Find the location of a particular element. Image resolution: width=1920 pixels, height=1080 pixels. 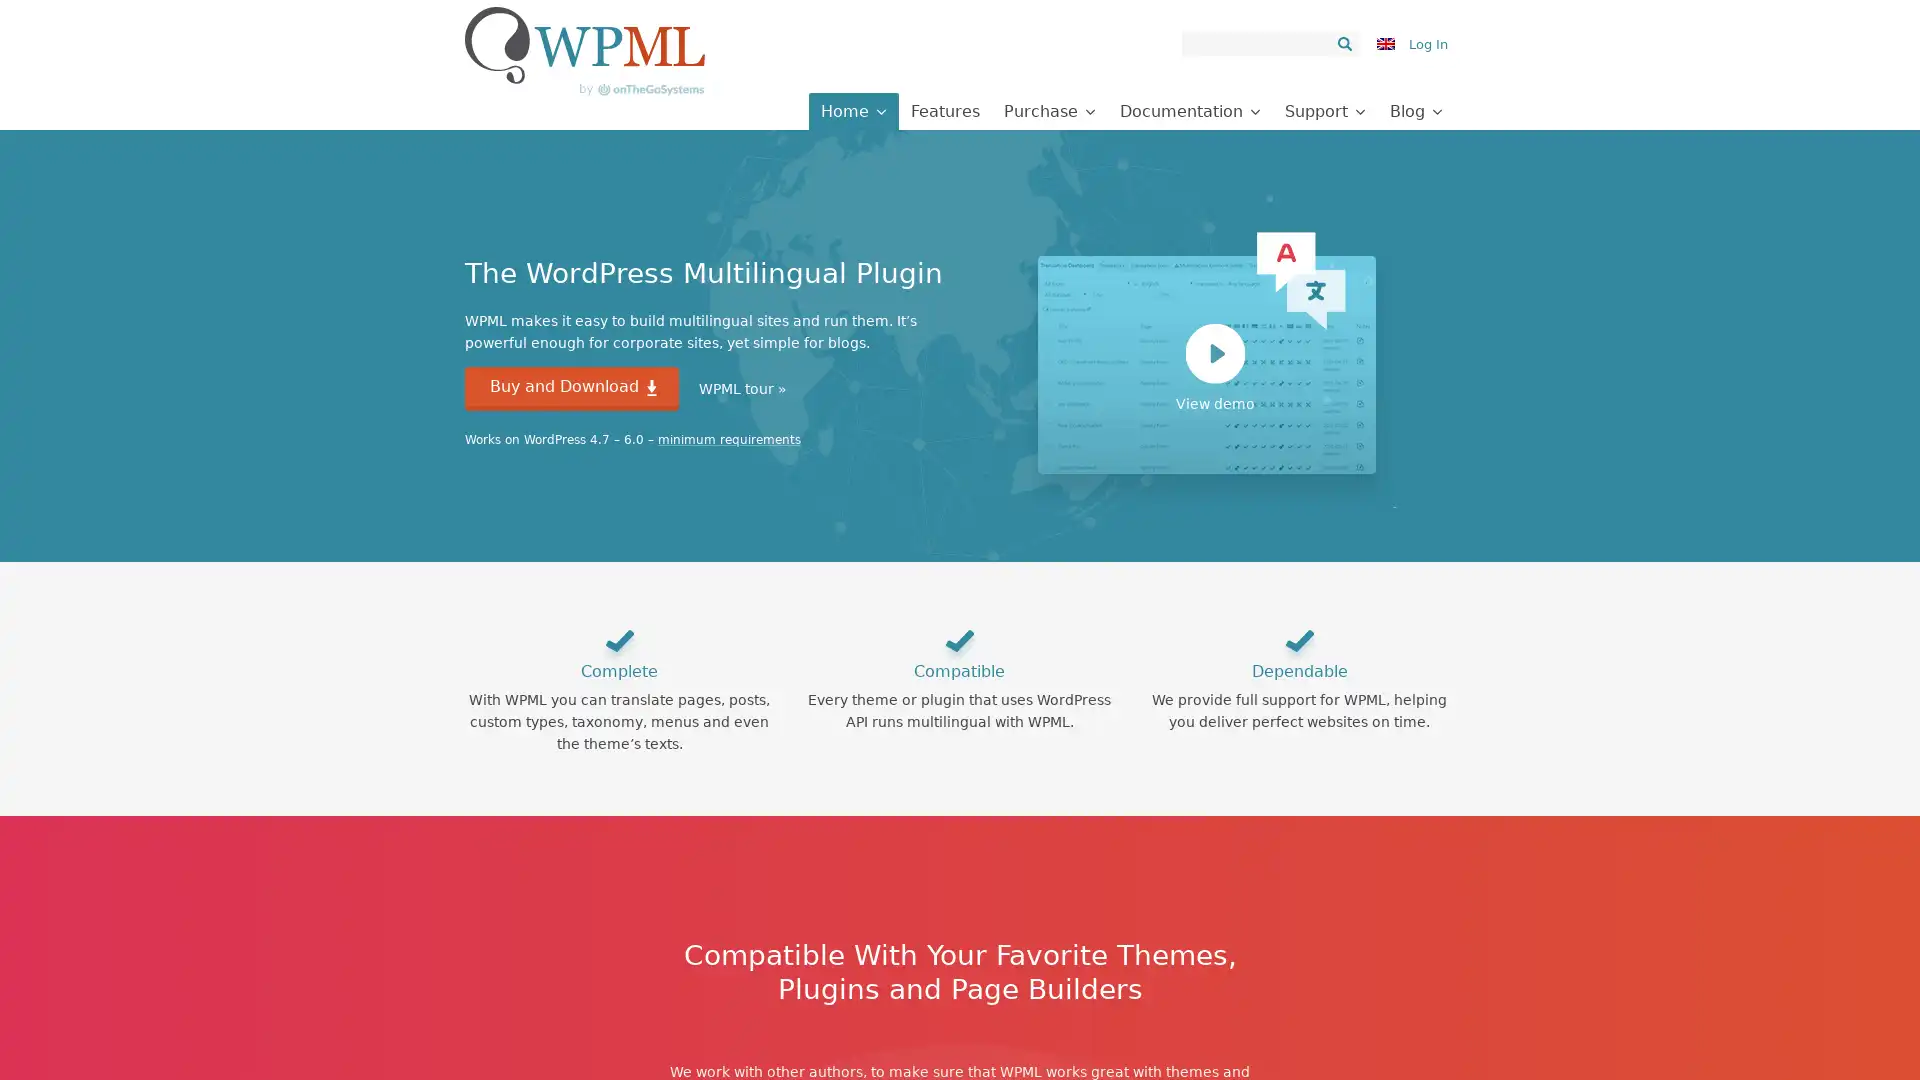

Search is located at coordinates (1344, 43).